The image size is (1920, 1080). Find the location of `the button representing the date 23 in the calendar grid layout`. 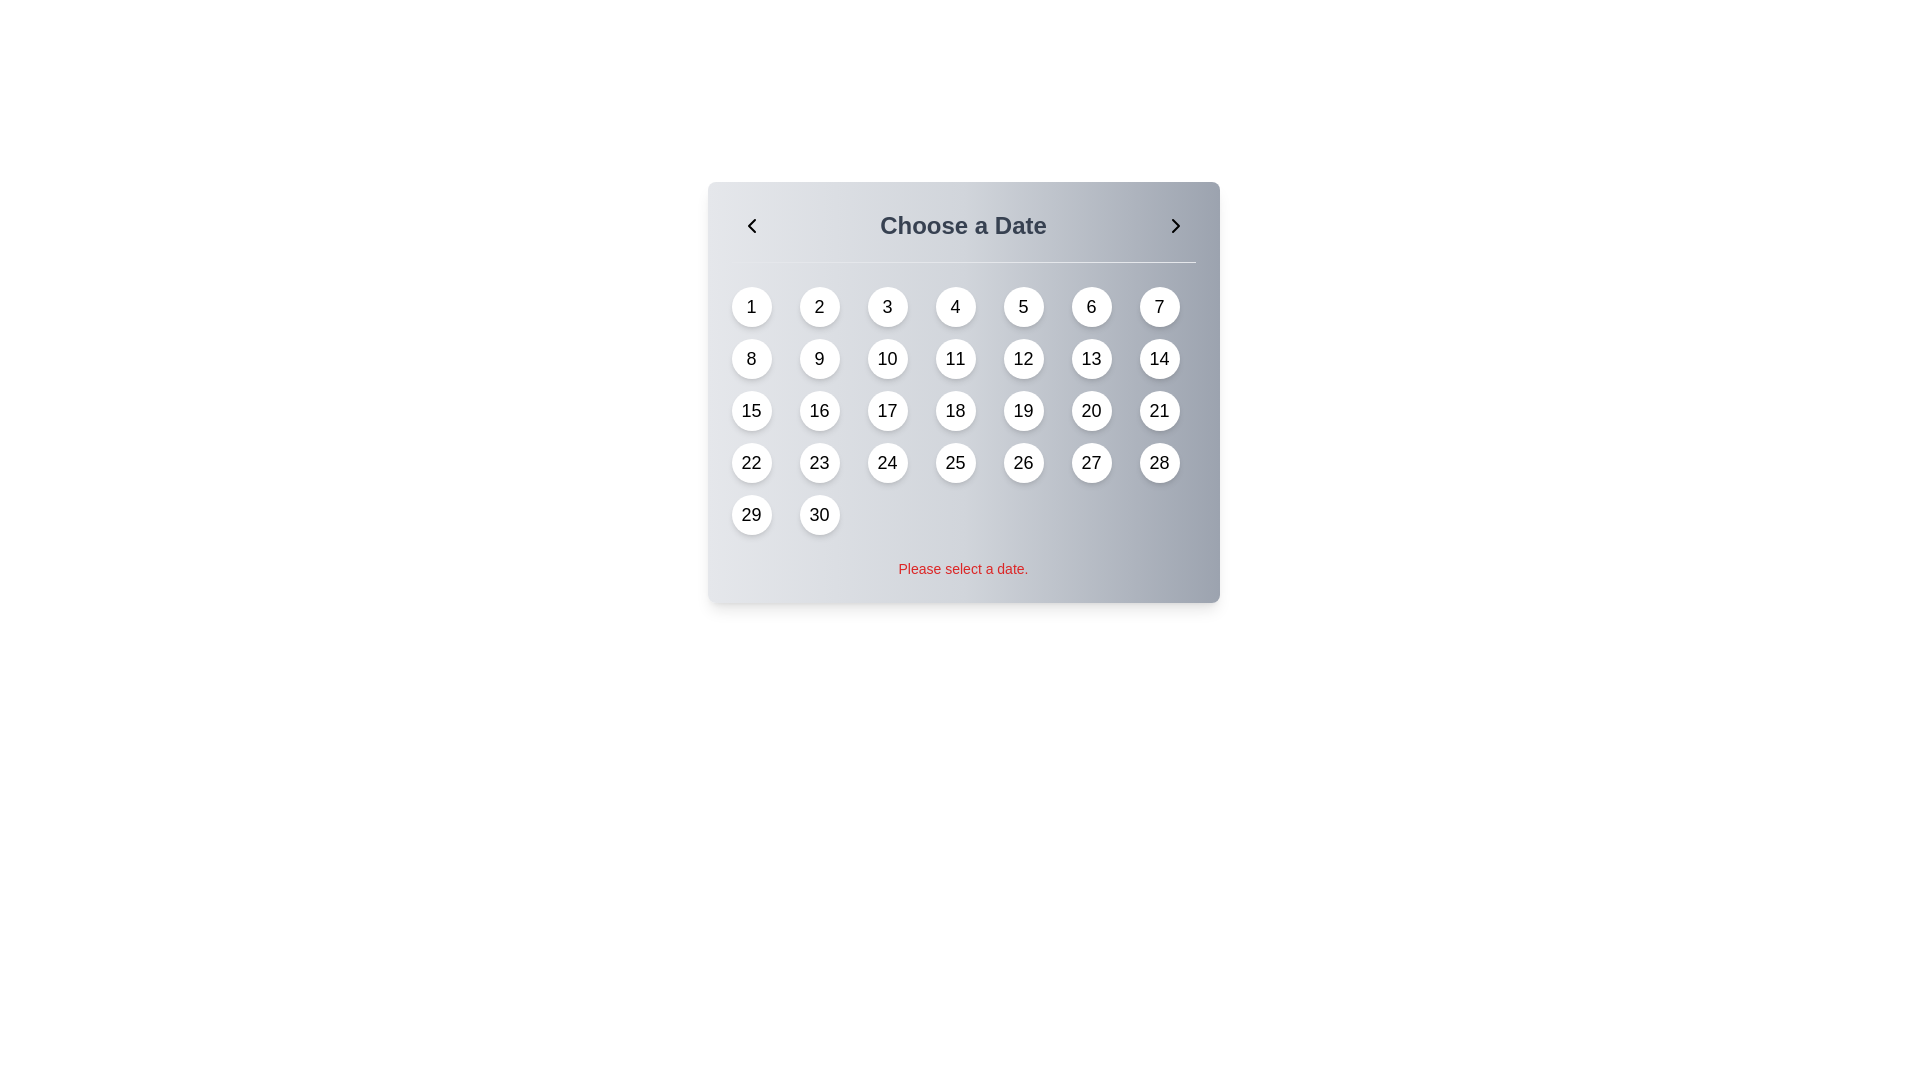

the button representing the date 23 in the calendar grid layout is located at coordinates (819, 462).